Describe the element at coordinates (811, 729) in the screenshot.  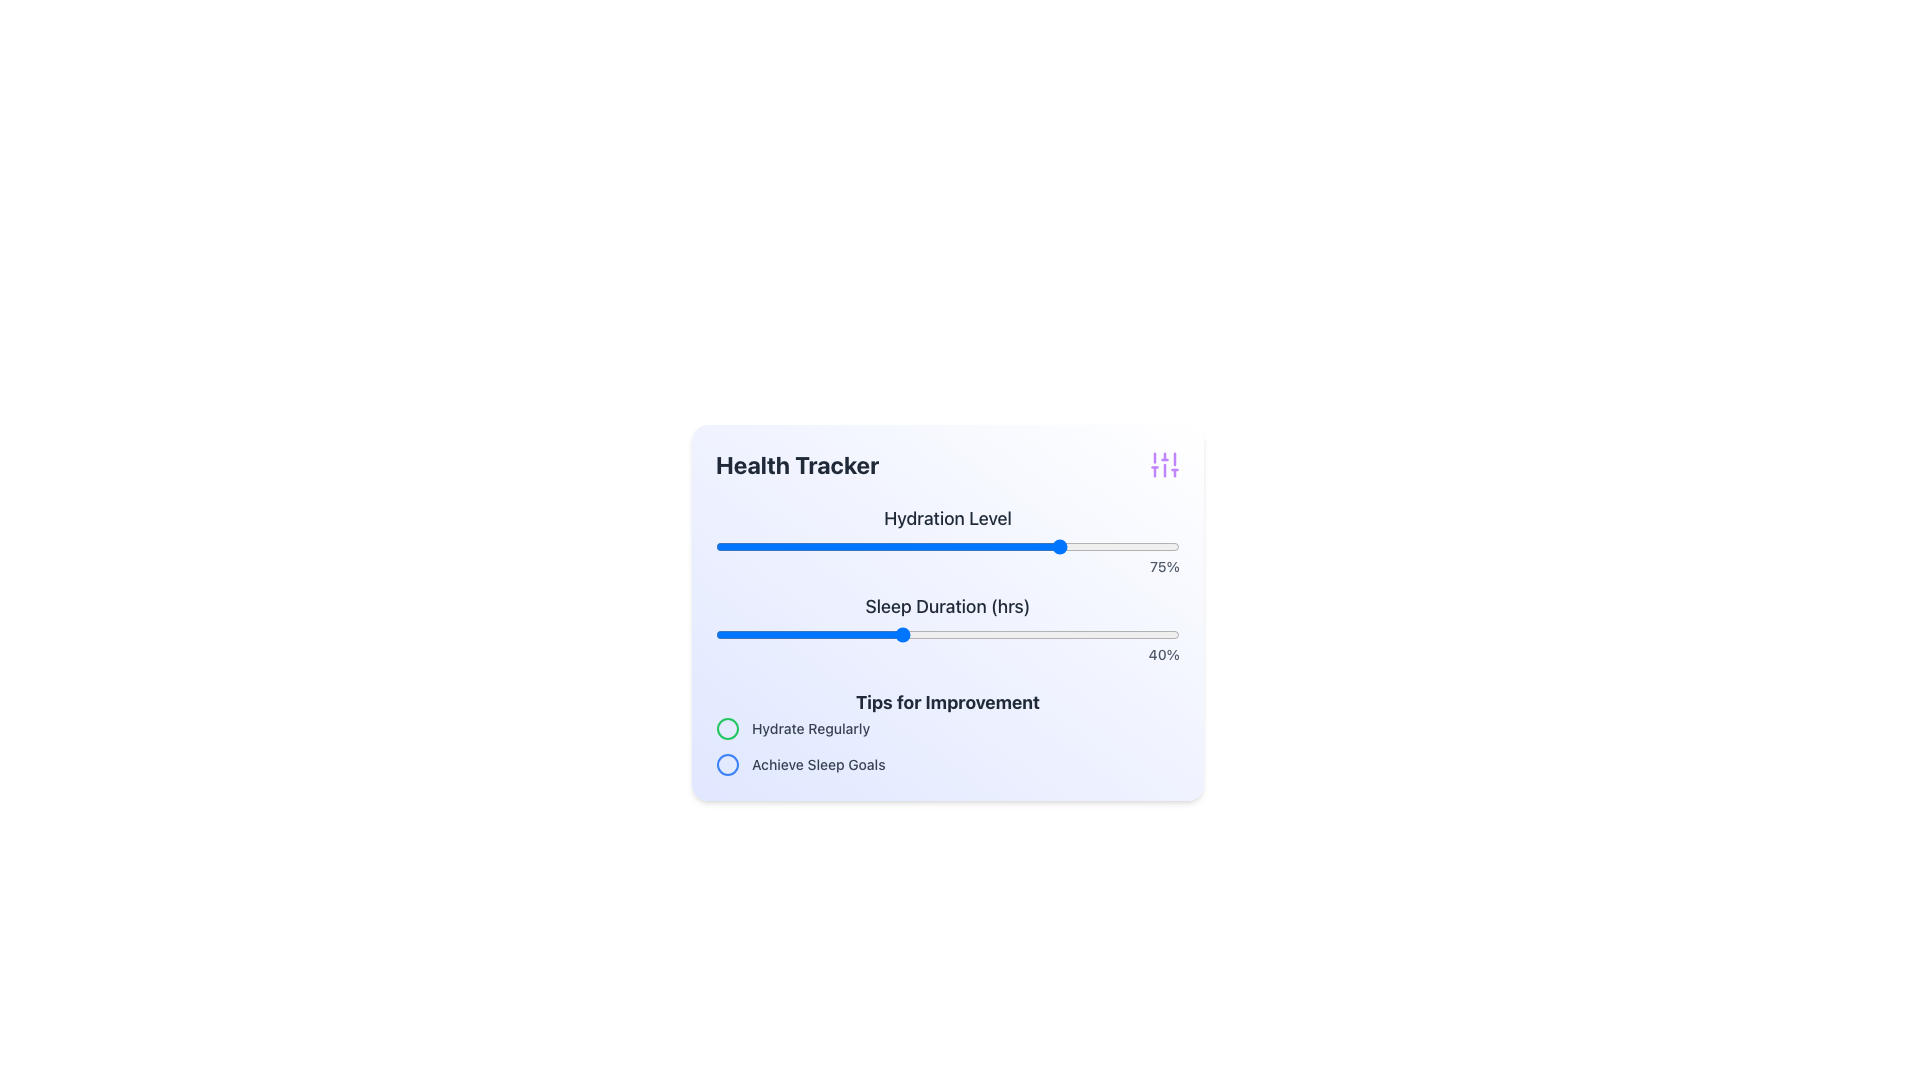
I see `the static text label providing hydration tips, which is located beside the green circular icon in the 'Tips for Improvement' section` at that location.